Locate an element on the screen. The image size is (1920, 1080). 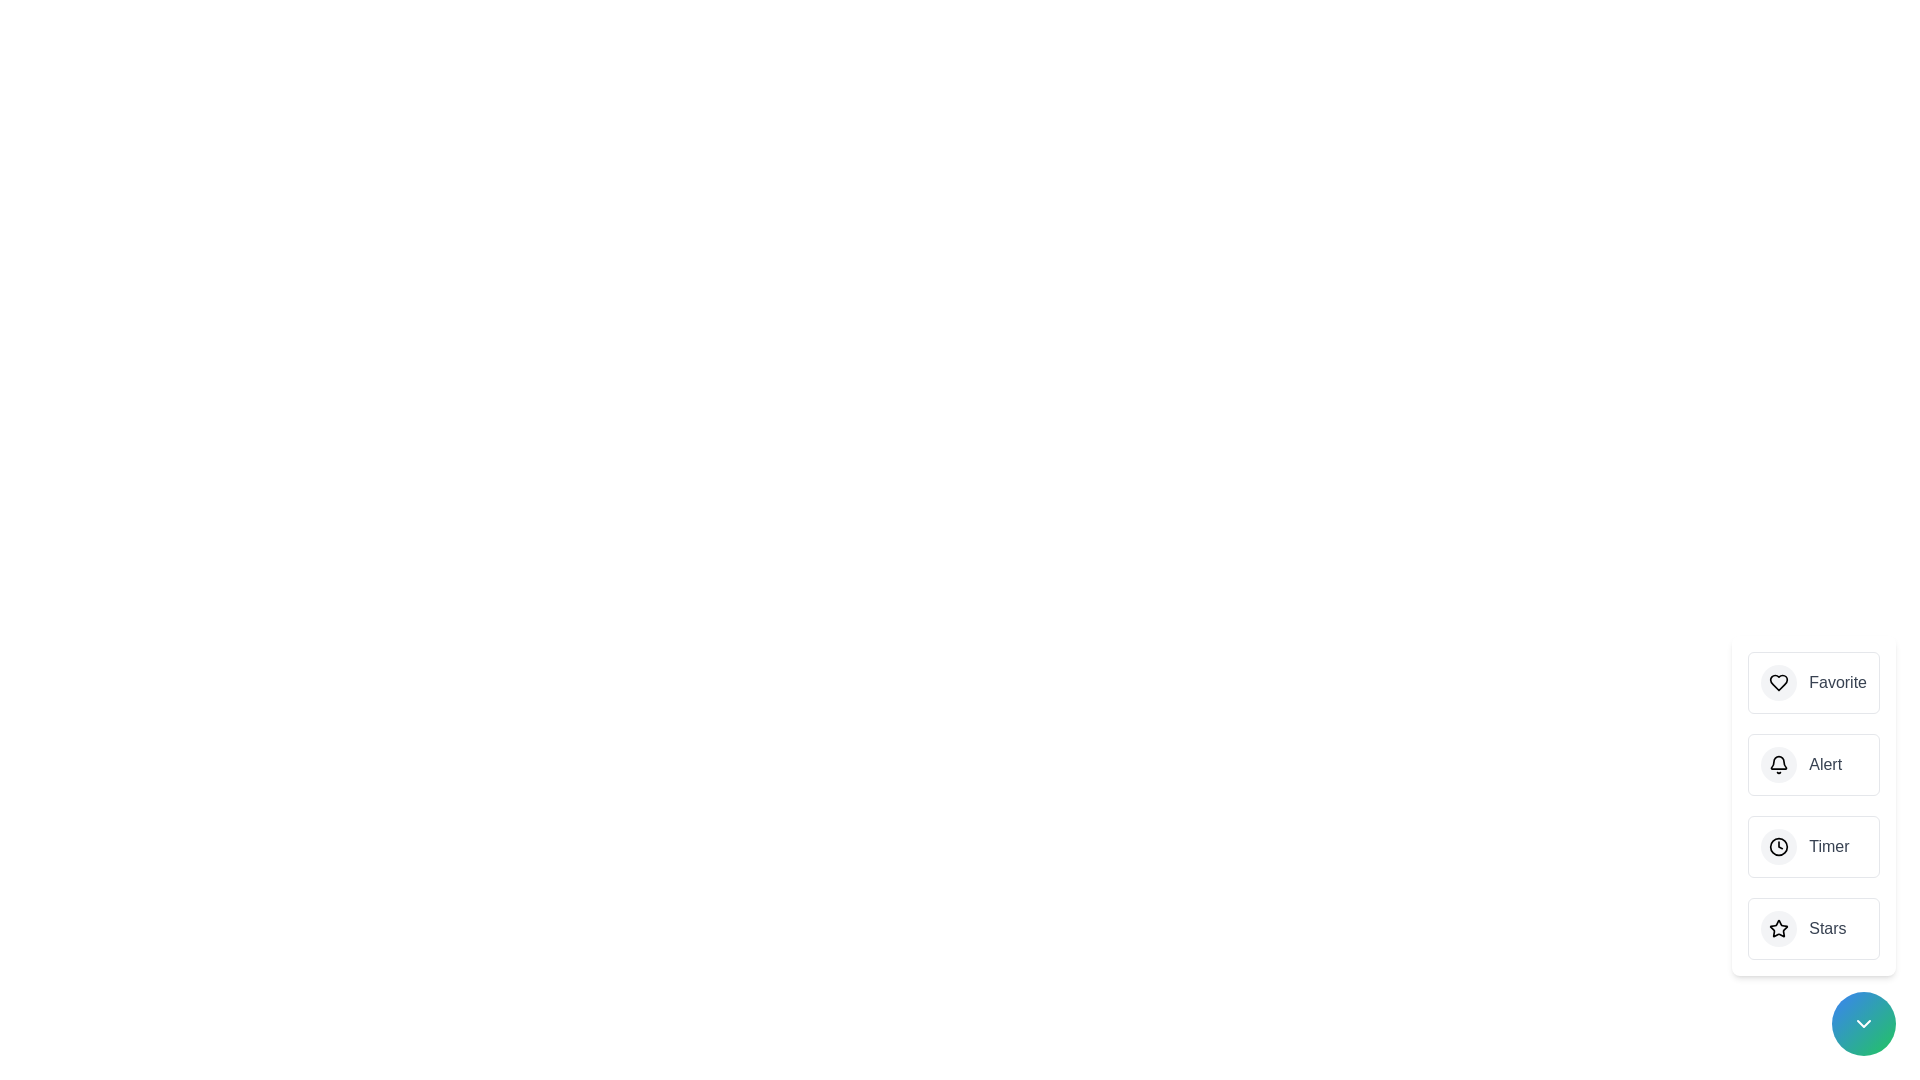
the 'Alert' button to trigger its associated action is located at coordinates (1814, 764).